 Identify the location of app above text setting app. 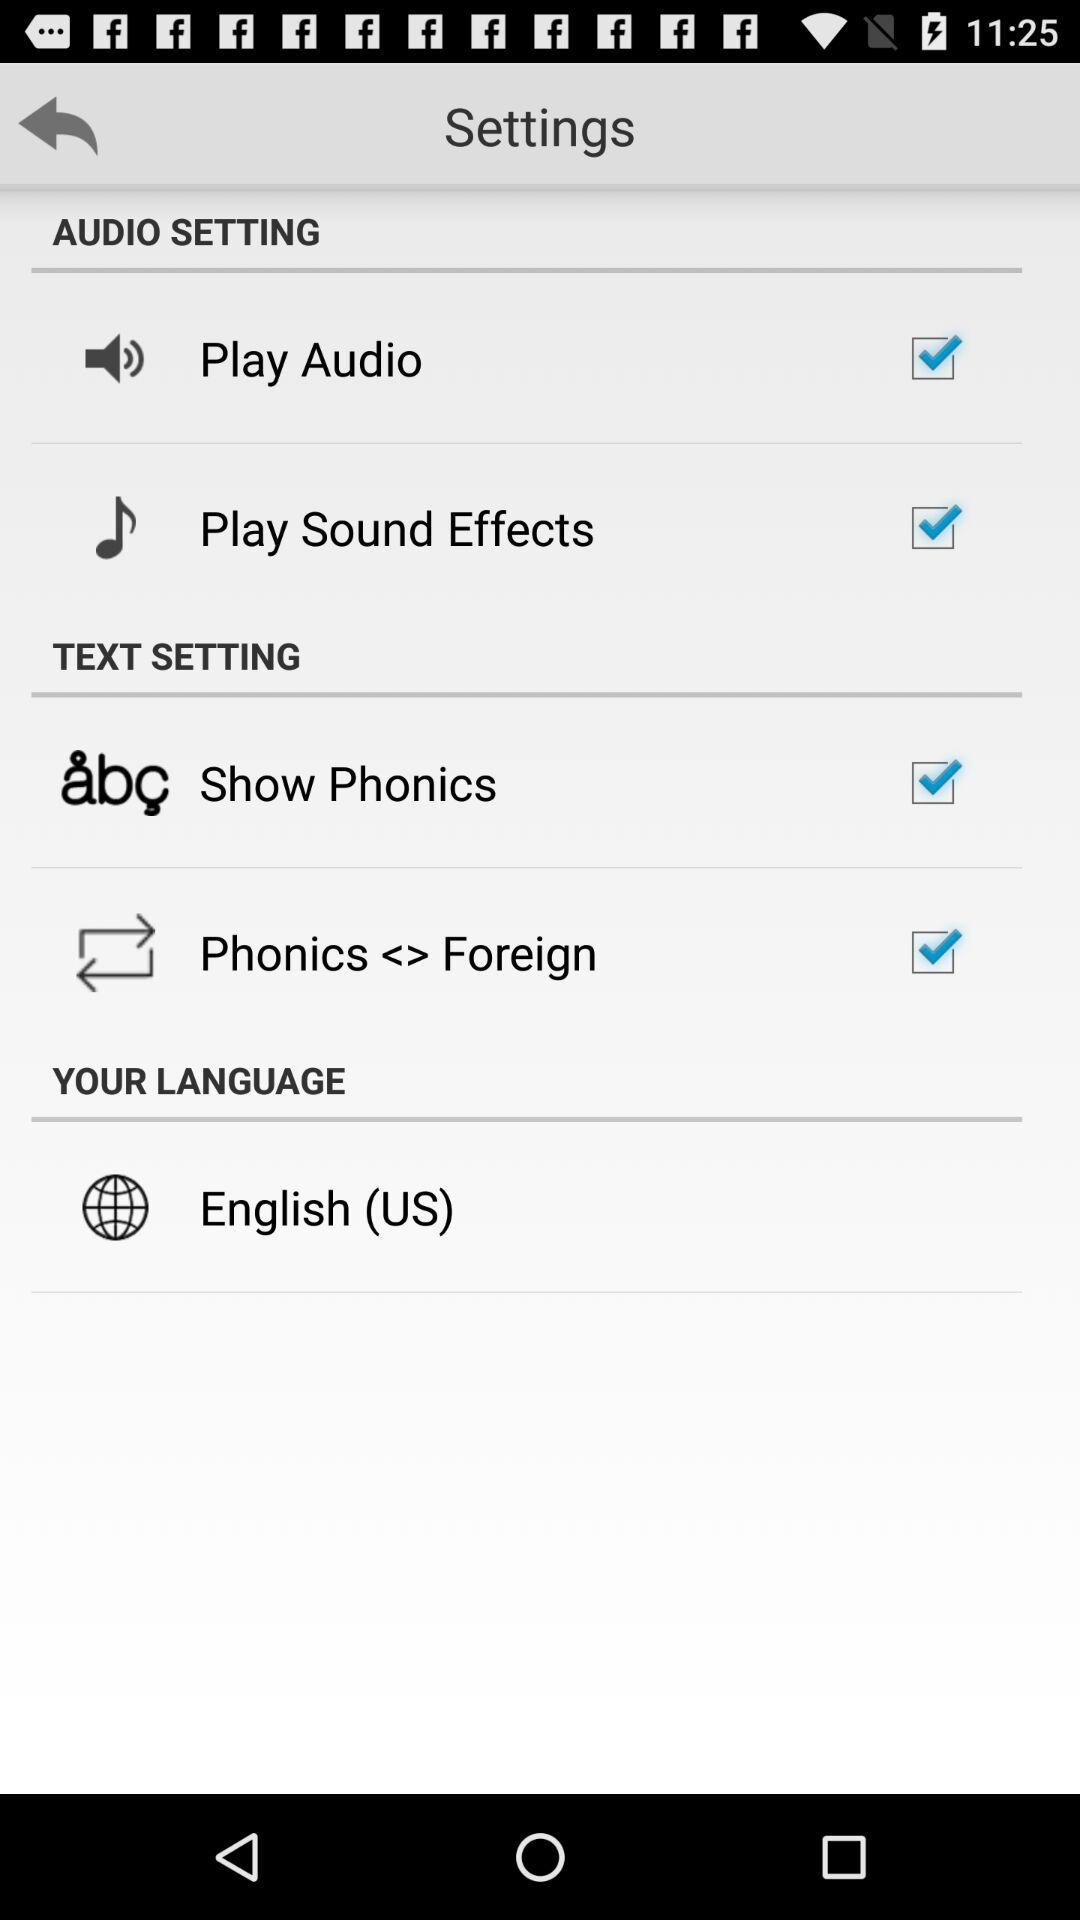
(397, 527).